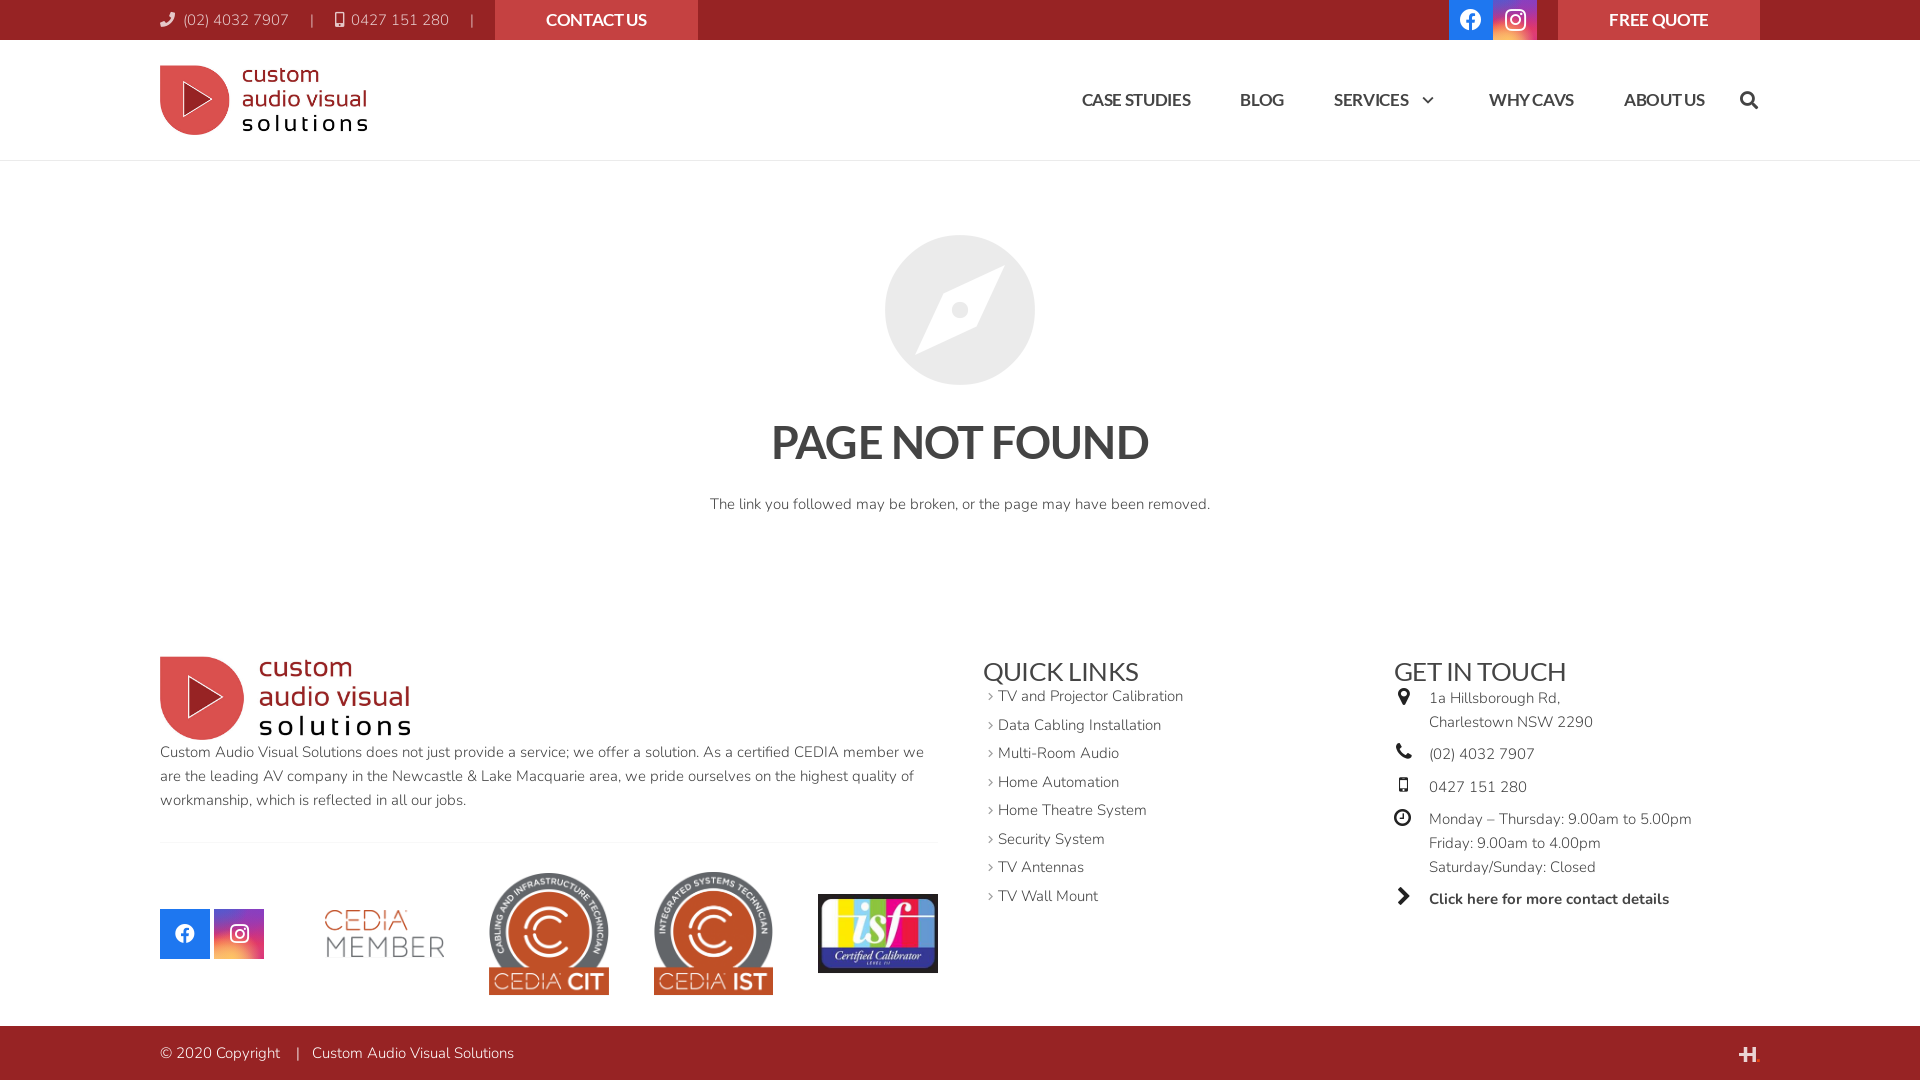 The width and height of the screenshot is (1920, 1080). What do you see at coordinates (1748, 1052) in the screenshot?
I see `'Website by HyperWeb'` at bounding box center [1748, 1052].